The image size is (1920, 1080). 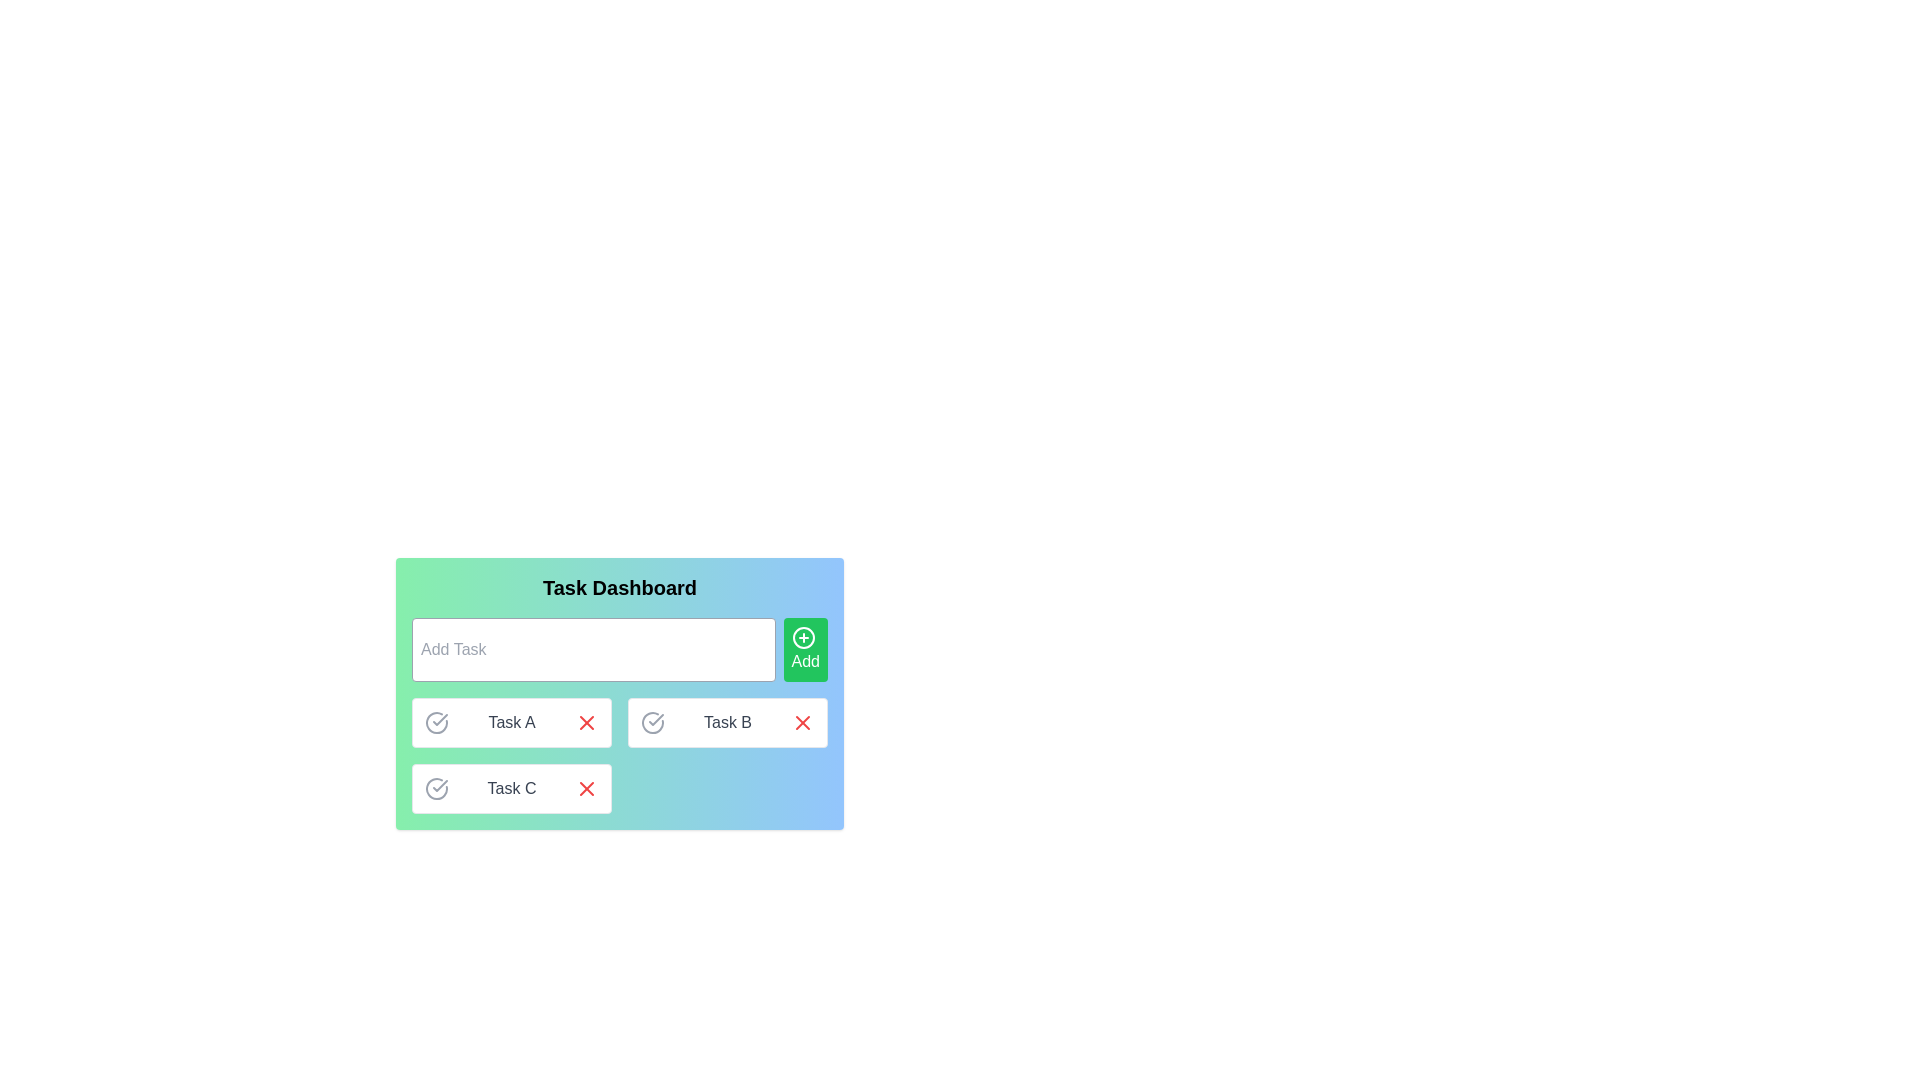 What do you see at coordinates (802, 722) in the screenshot?
I see `the delete button, which is represented by a diagonal cross icon within a circular button next to 'Task B' in the Task Dashboard` at bounding box center [802, 722].